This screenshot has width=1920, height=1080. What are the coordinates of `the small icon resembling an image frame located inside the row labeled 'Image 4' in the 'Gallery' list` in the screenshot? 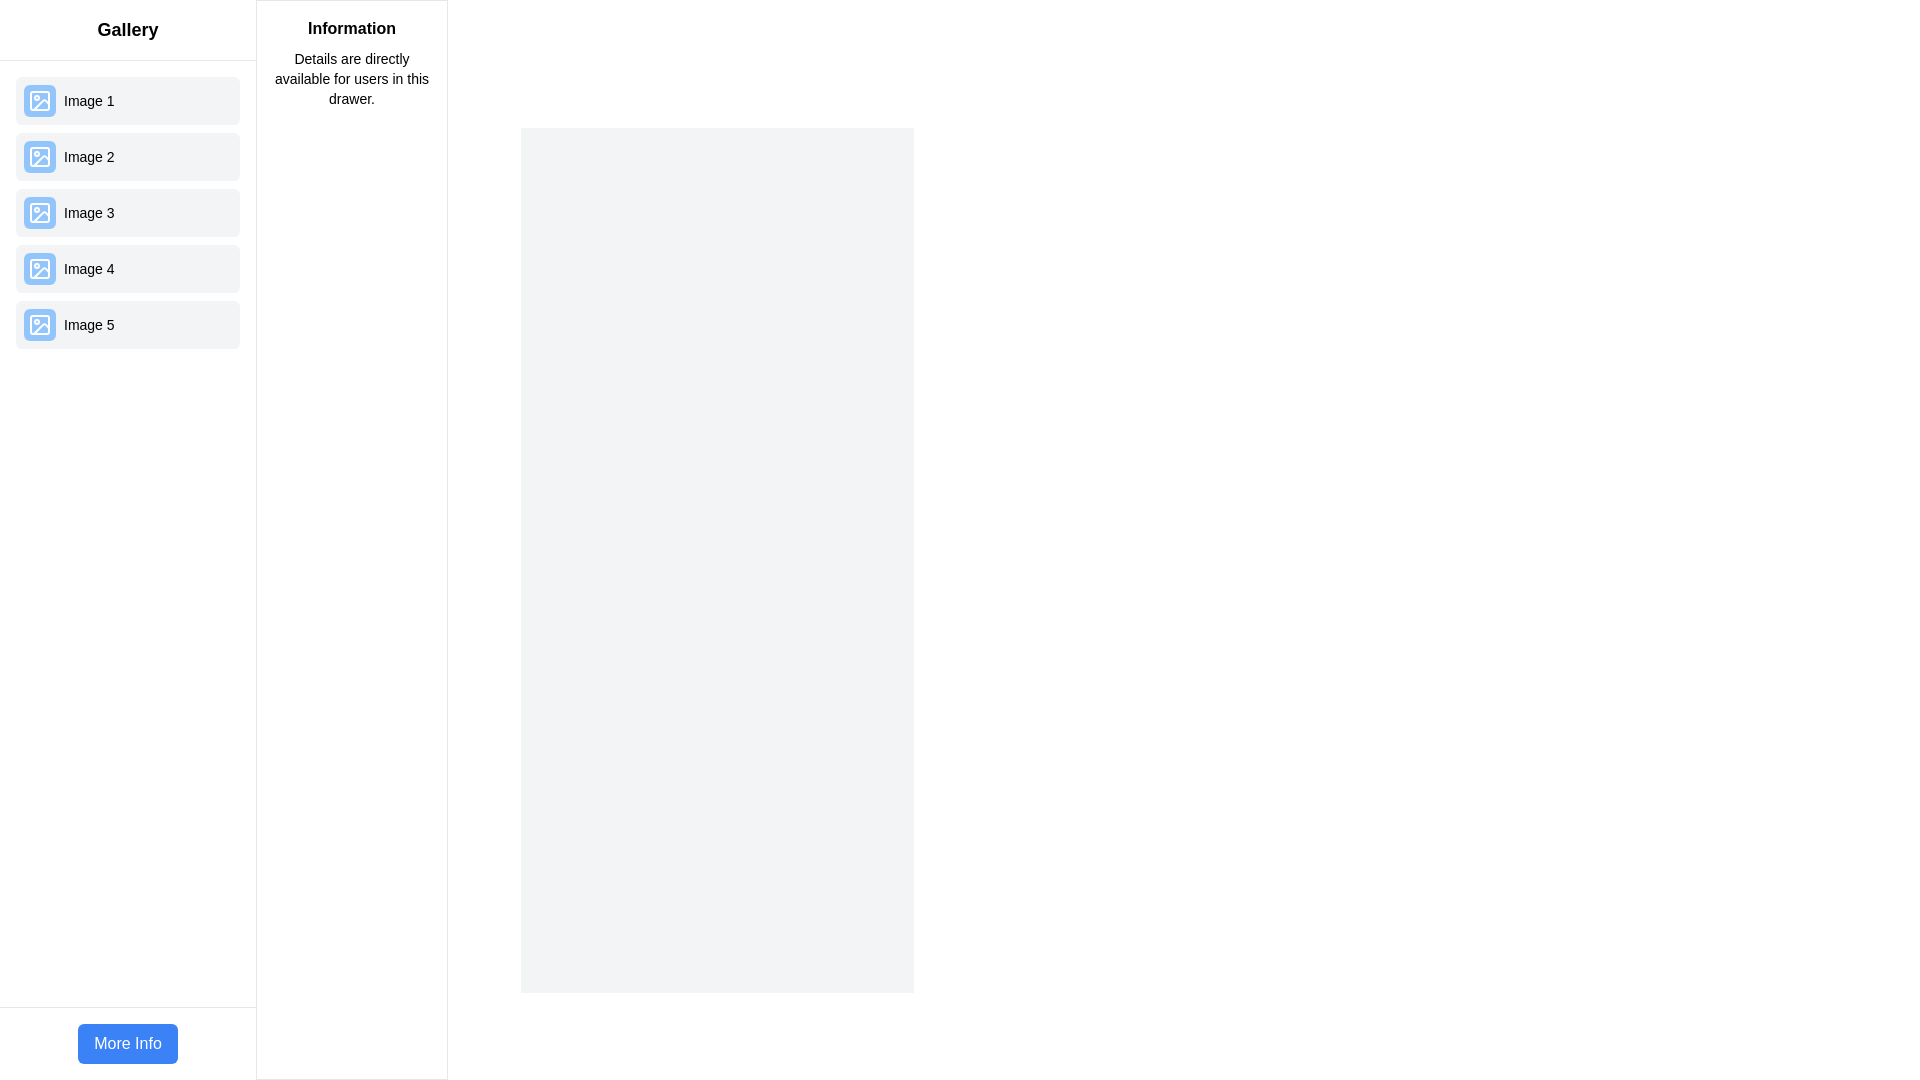 It's located at (39, 268).